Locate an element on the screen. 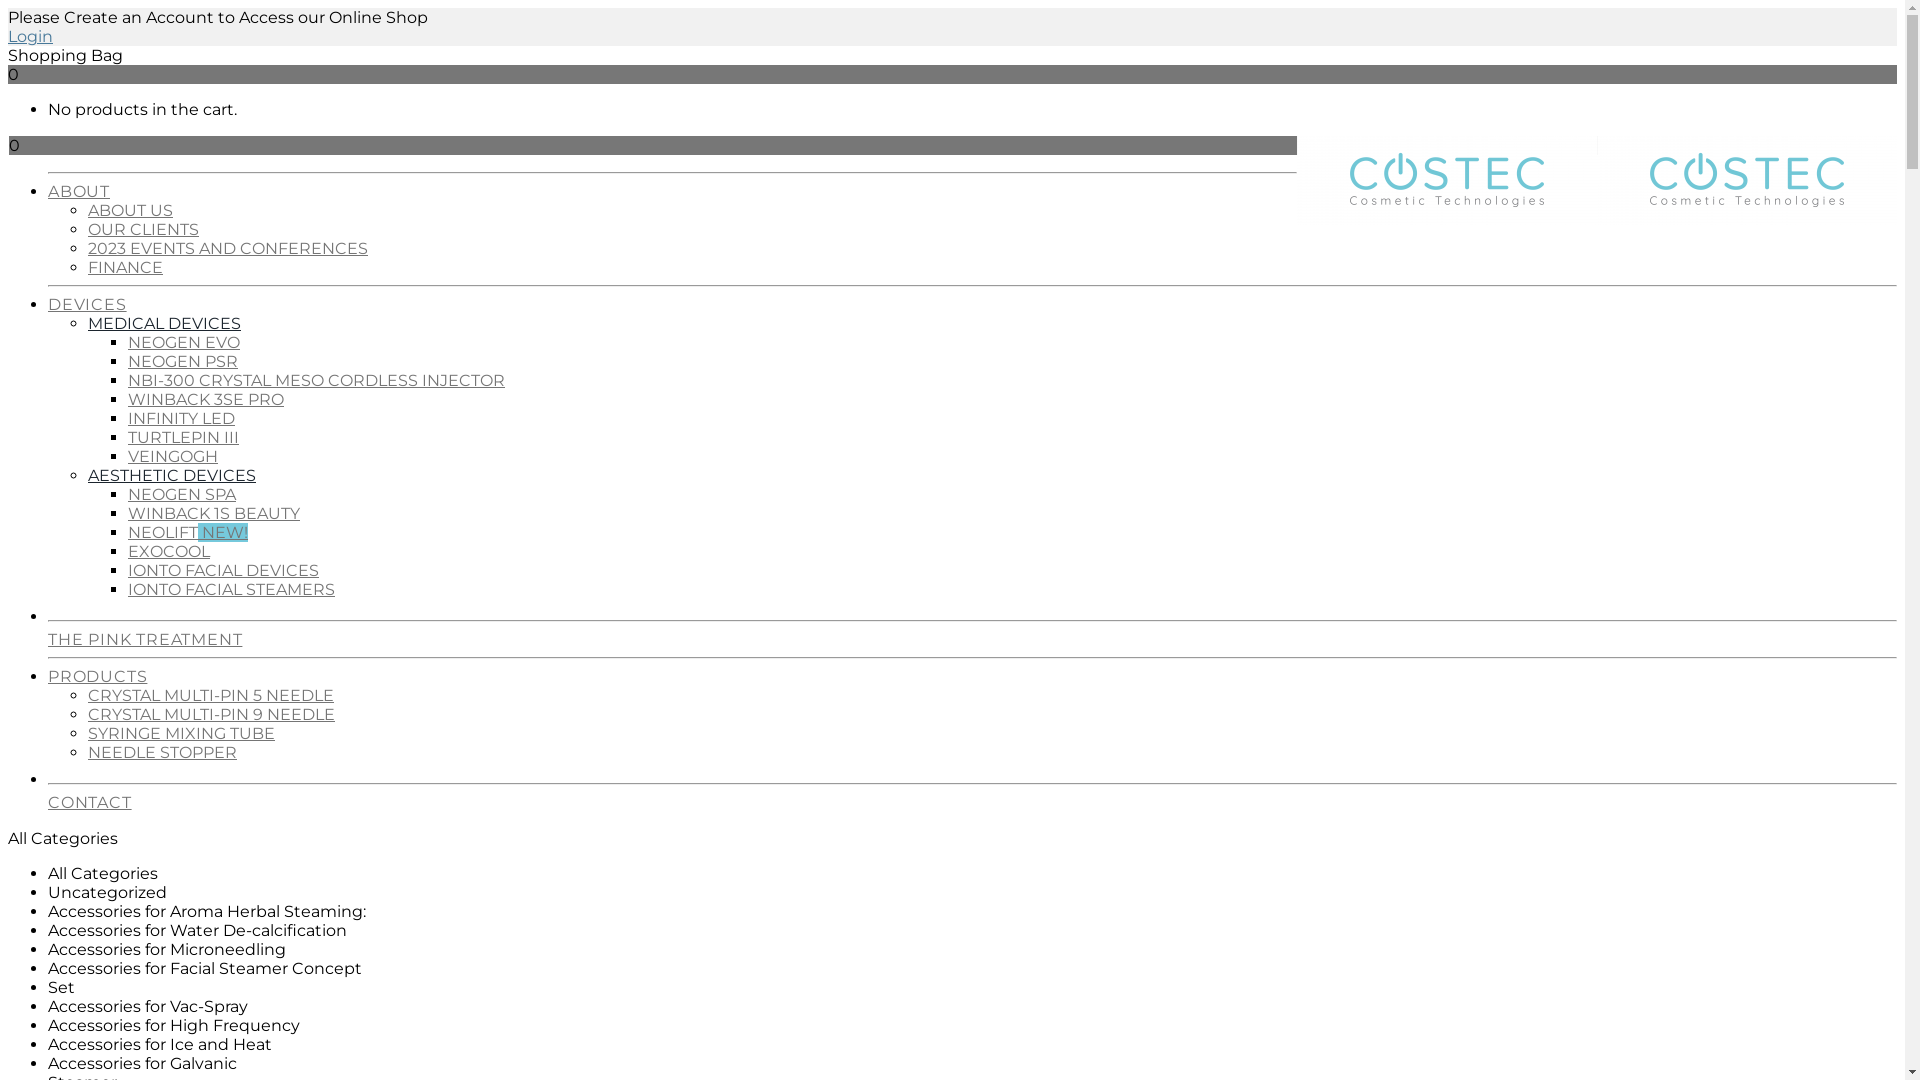 The height and width of the screenshot is (1080, 1920). 'NEOLIFT NEW!' is located at coordinates (187, 531).